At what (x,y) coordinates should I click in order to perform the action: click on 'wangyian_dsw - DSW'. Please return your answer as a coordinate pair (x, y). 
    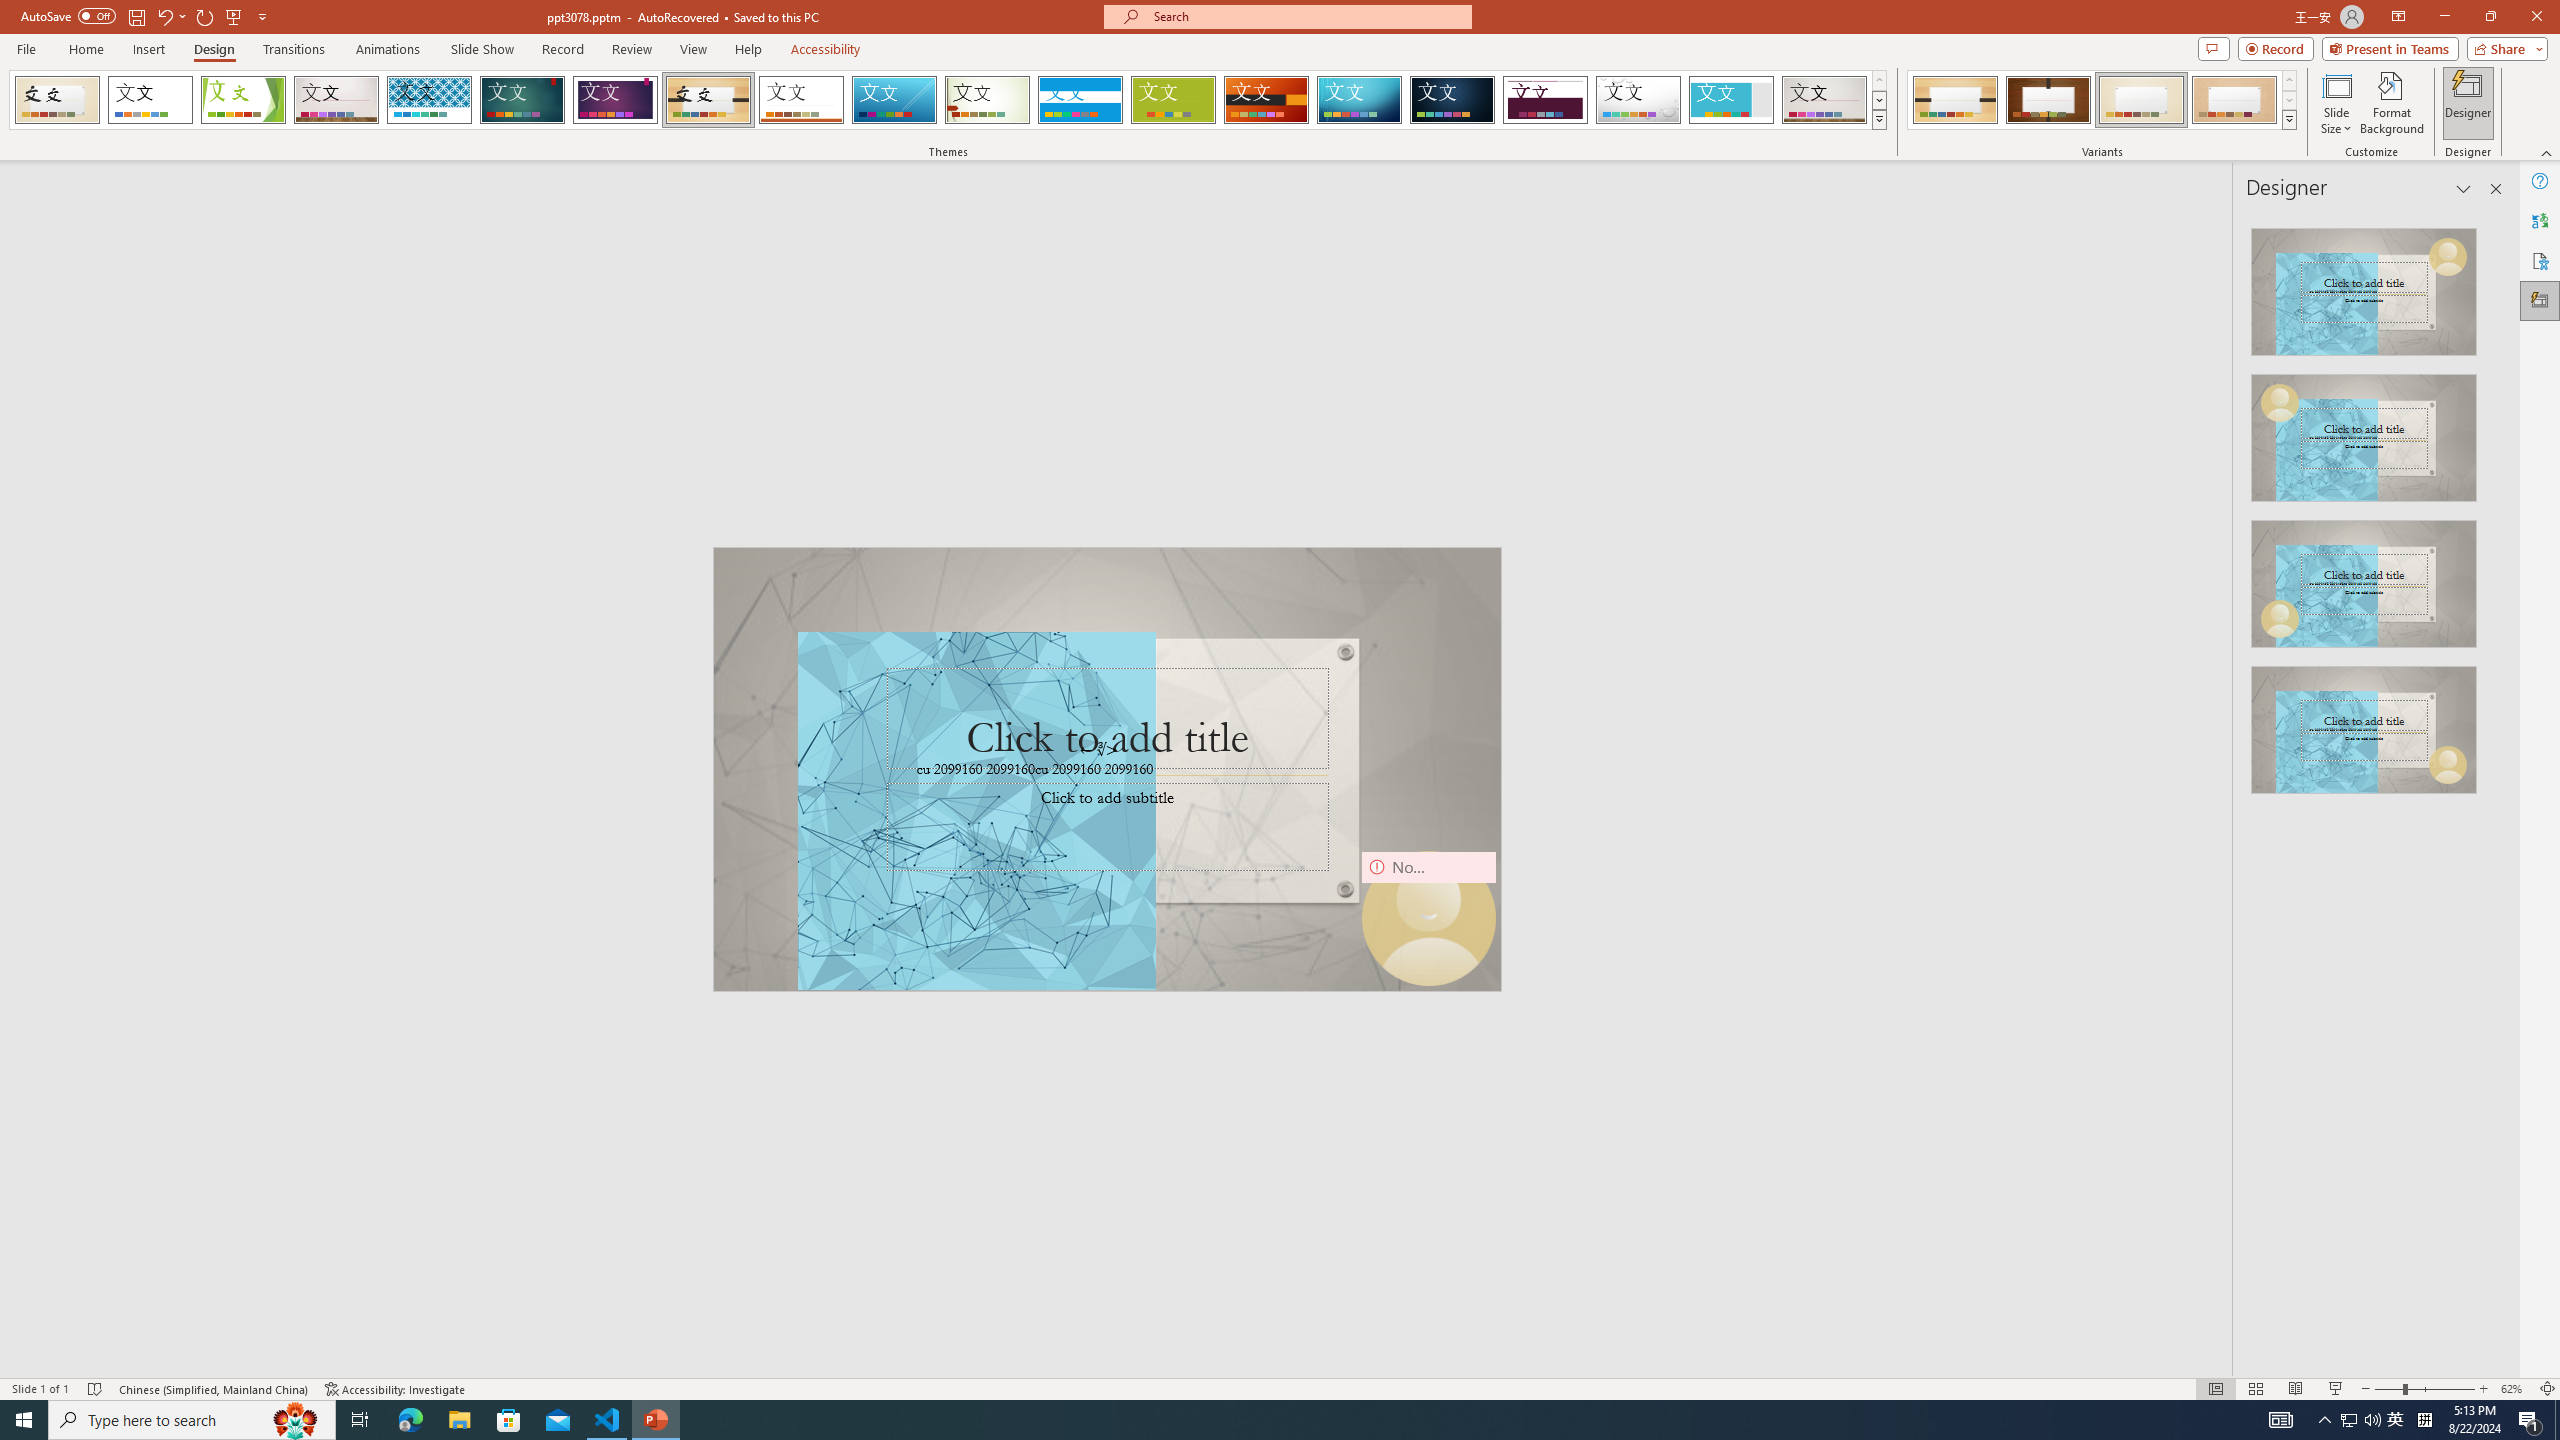
    Looking at the image, I should click on (41, 321).